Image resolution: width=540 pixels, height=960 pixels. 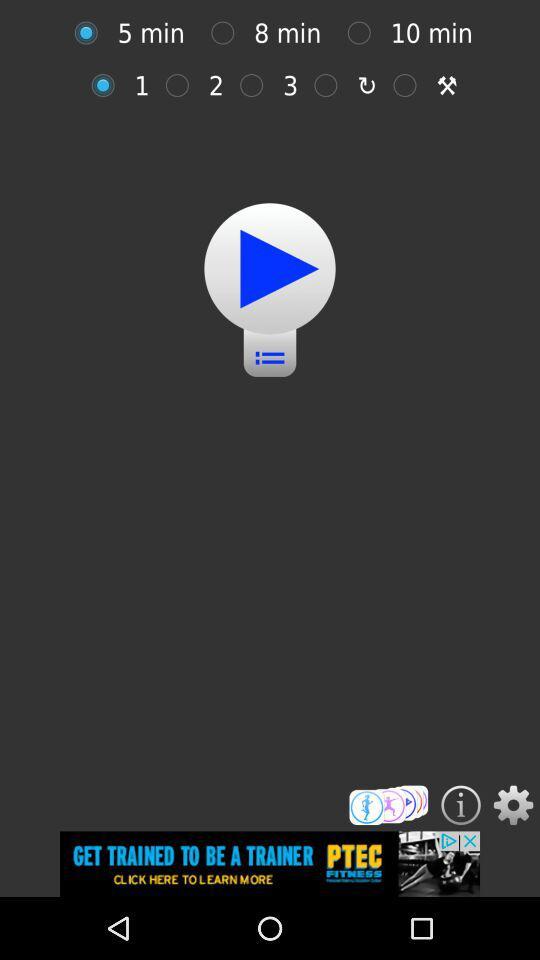 What do you see at coordinates (461, 805) in the screenshot?
I see `app information` at bounding box center [461, 805].